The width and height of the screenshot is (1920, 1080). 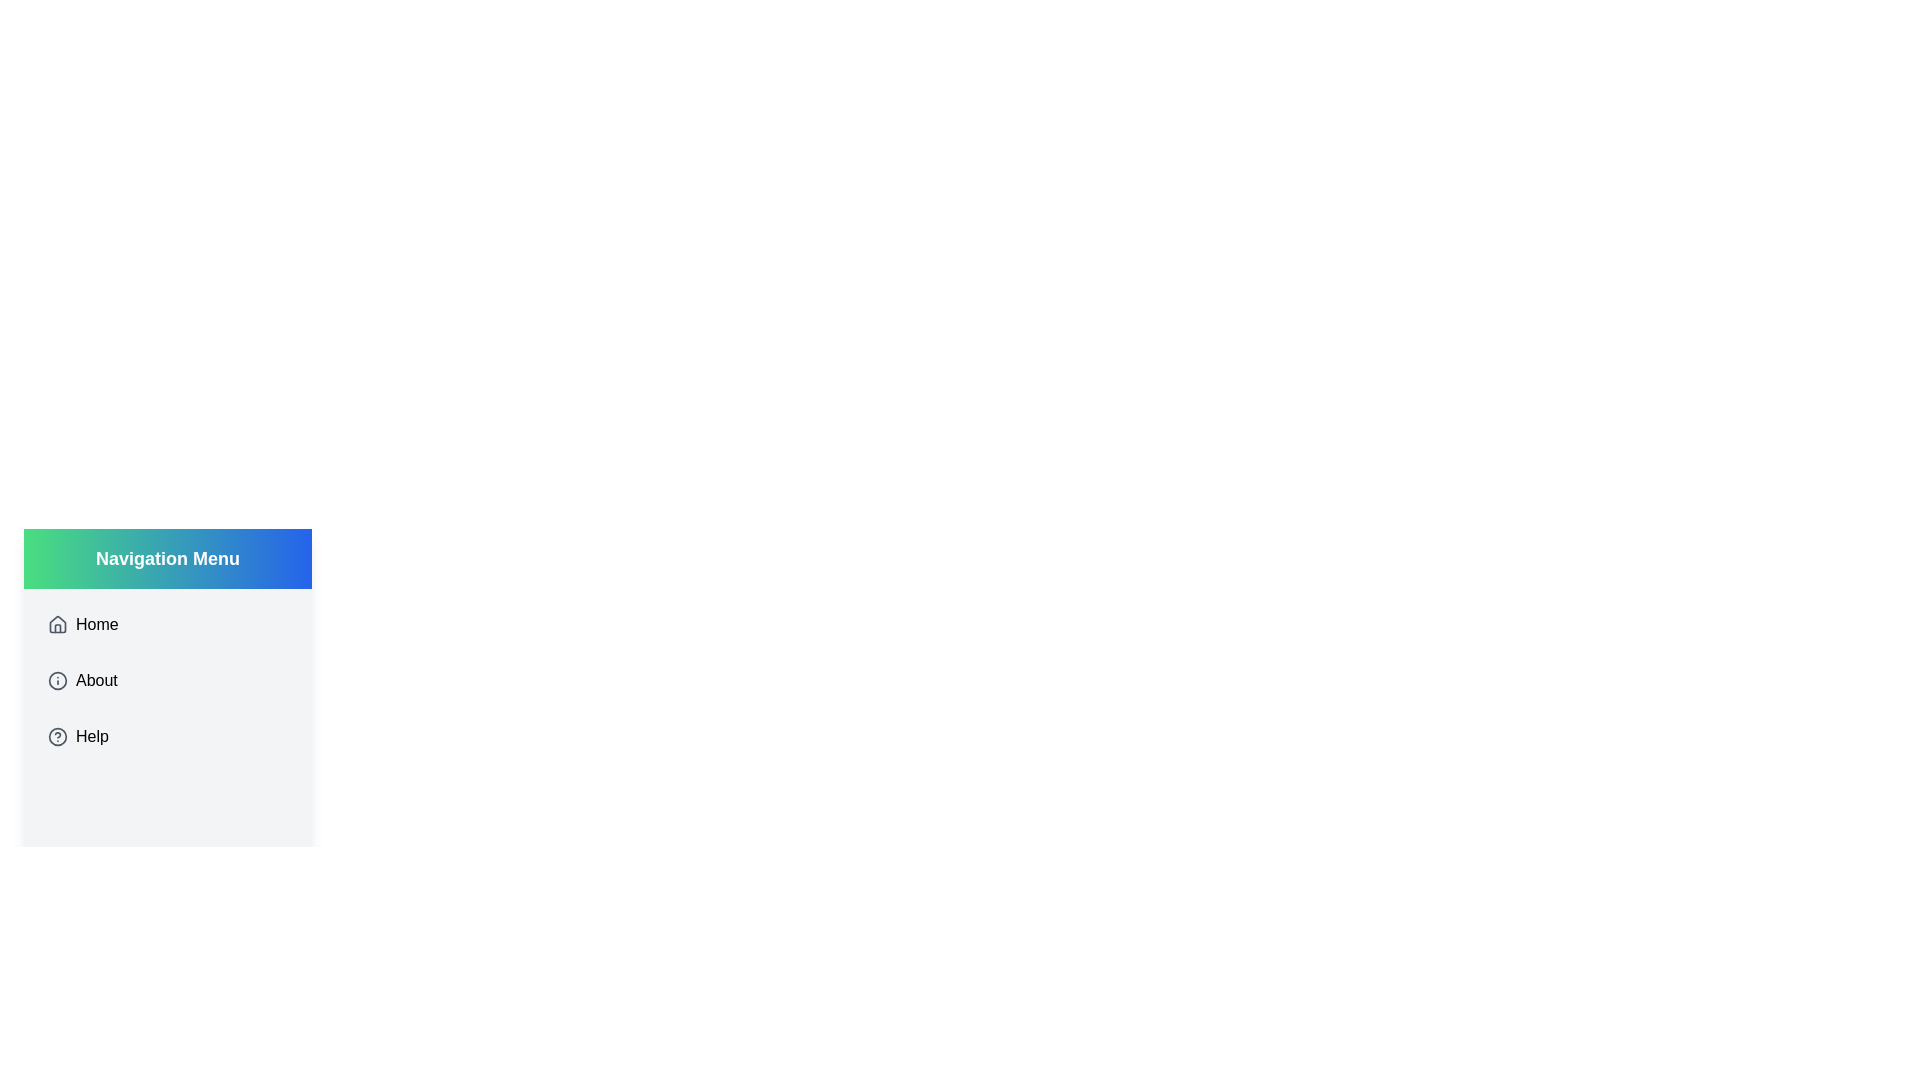 What do you see at coordinates (95, 680) in the screenshot?
I see `the 'About' text label in the vertical navigation menu` at bounding box center [95, 680].